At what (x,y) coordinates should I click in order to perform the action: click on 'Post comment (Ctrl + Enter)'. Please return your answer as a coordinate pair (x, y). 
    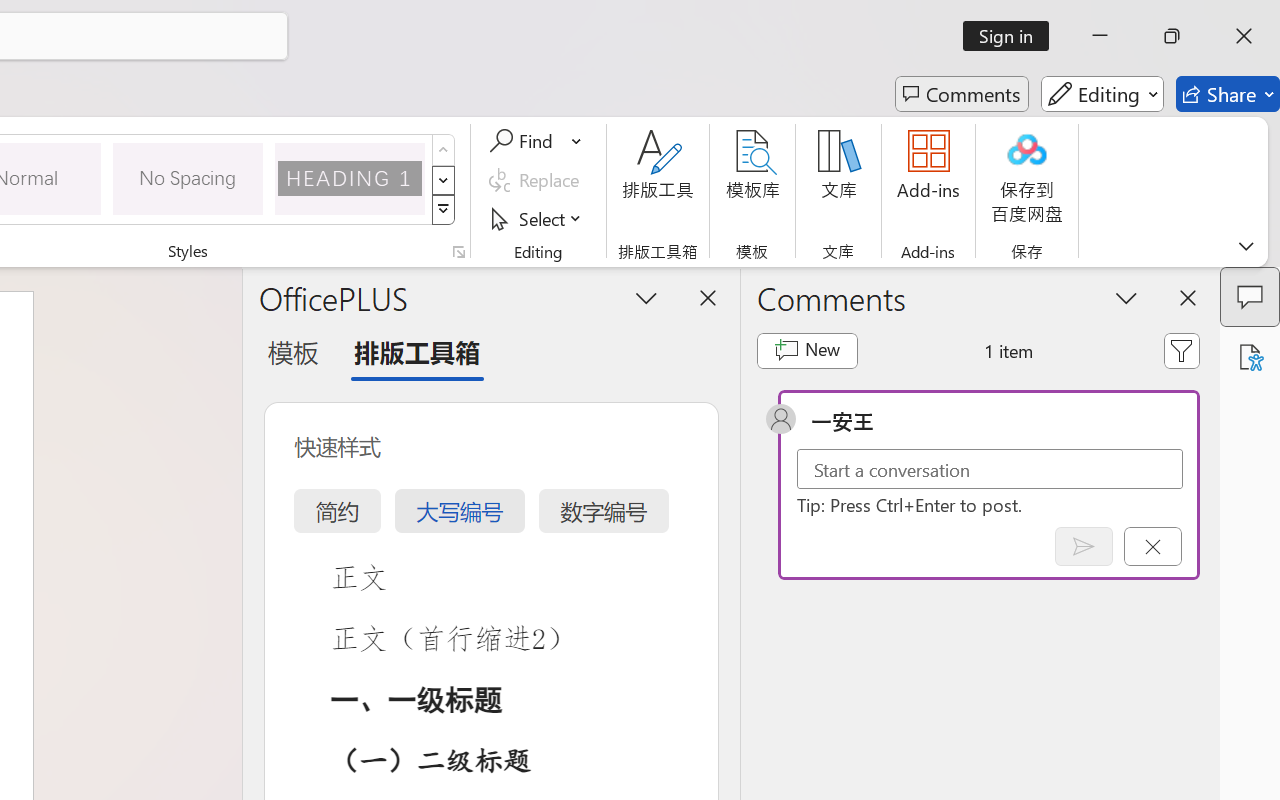
    Looking at the image, I should click on (1083, 546).